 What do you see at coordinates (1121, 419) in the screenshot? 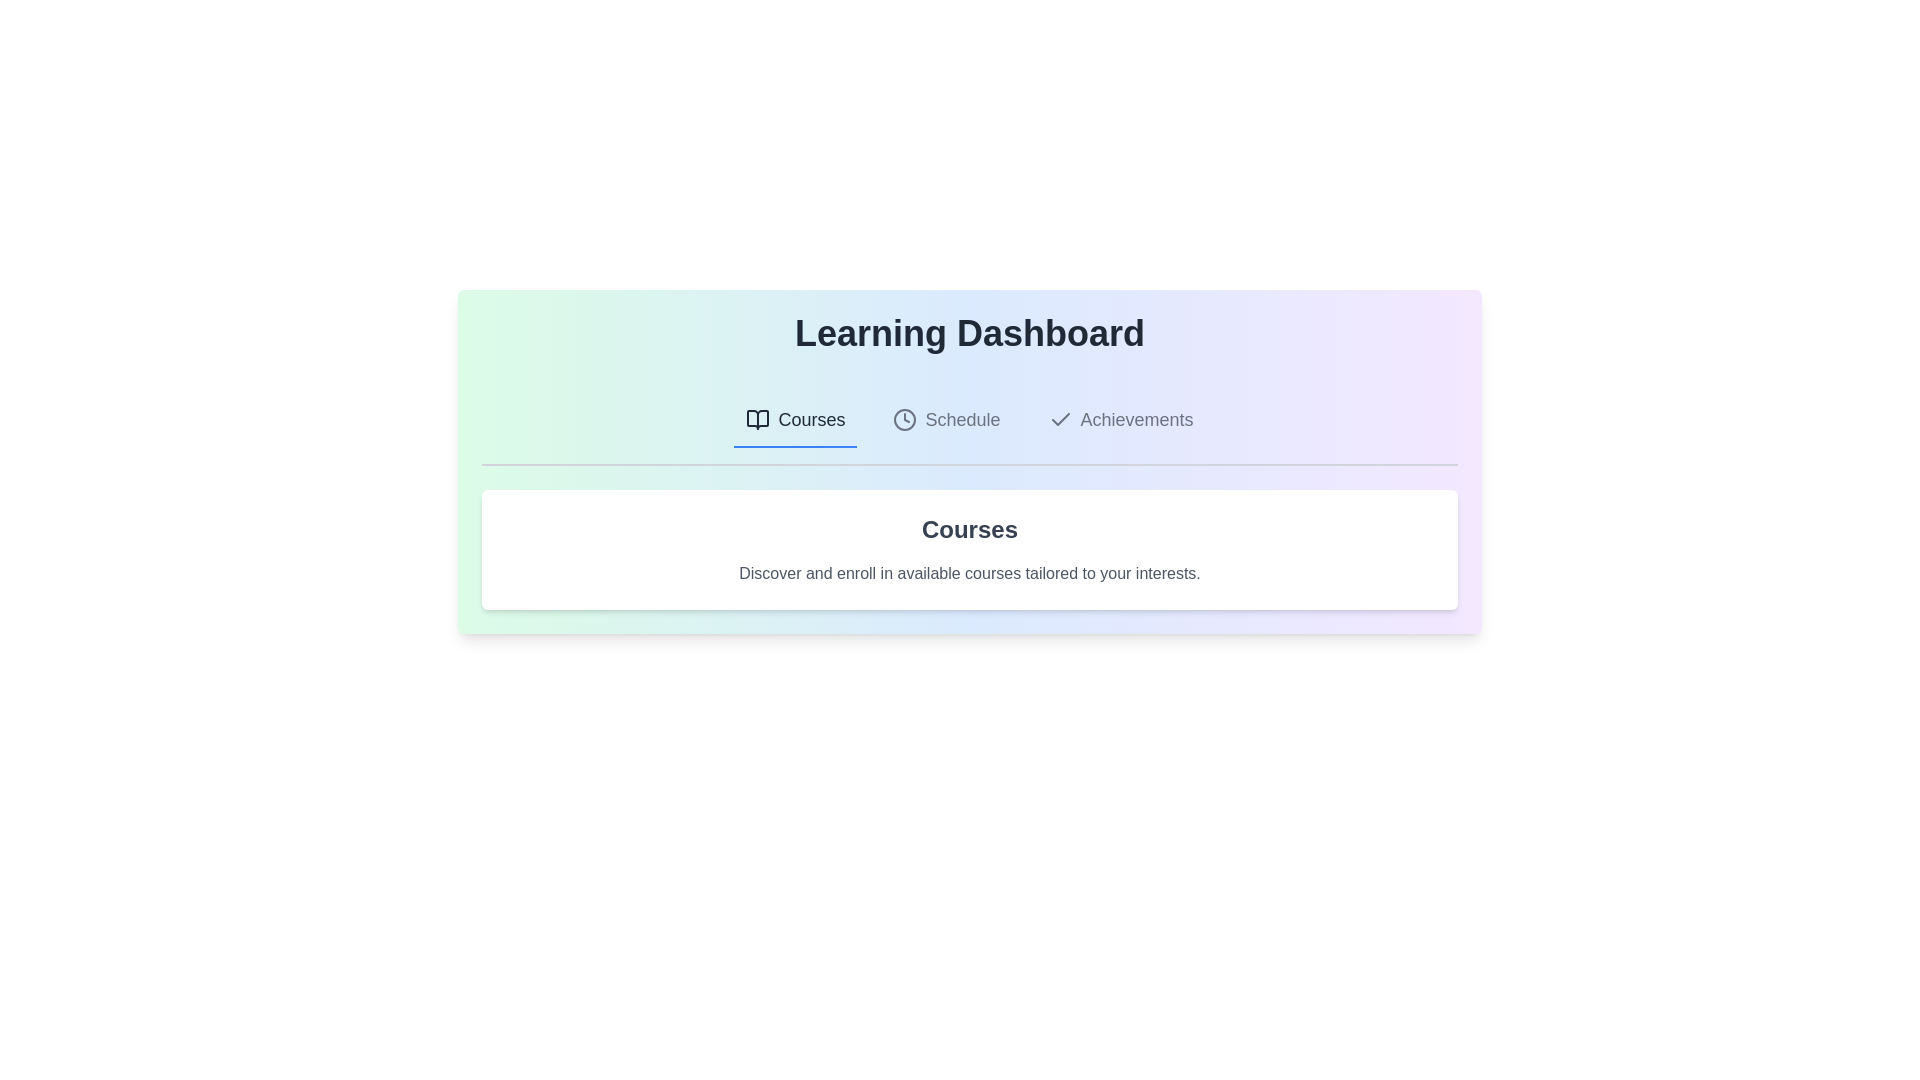
I see `the Achievements tab by clicking on its label or icon` at bounding box center [1121, 419].